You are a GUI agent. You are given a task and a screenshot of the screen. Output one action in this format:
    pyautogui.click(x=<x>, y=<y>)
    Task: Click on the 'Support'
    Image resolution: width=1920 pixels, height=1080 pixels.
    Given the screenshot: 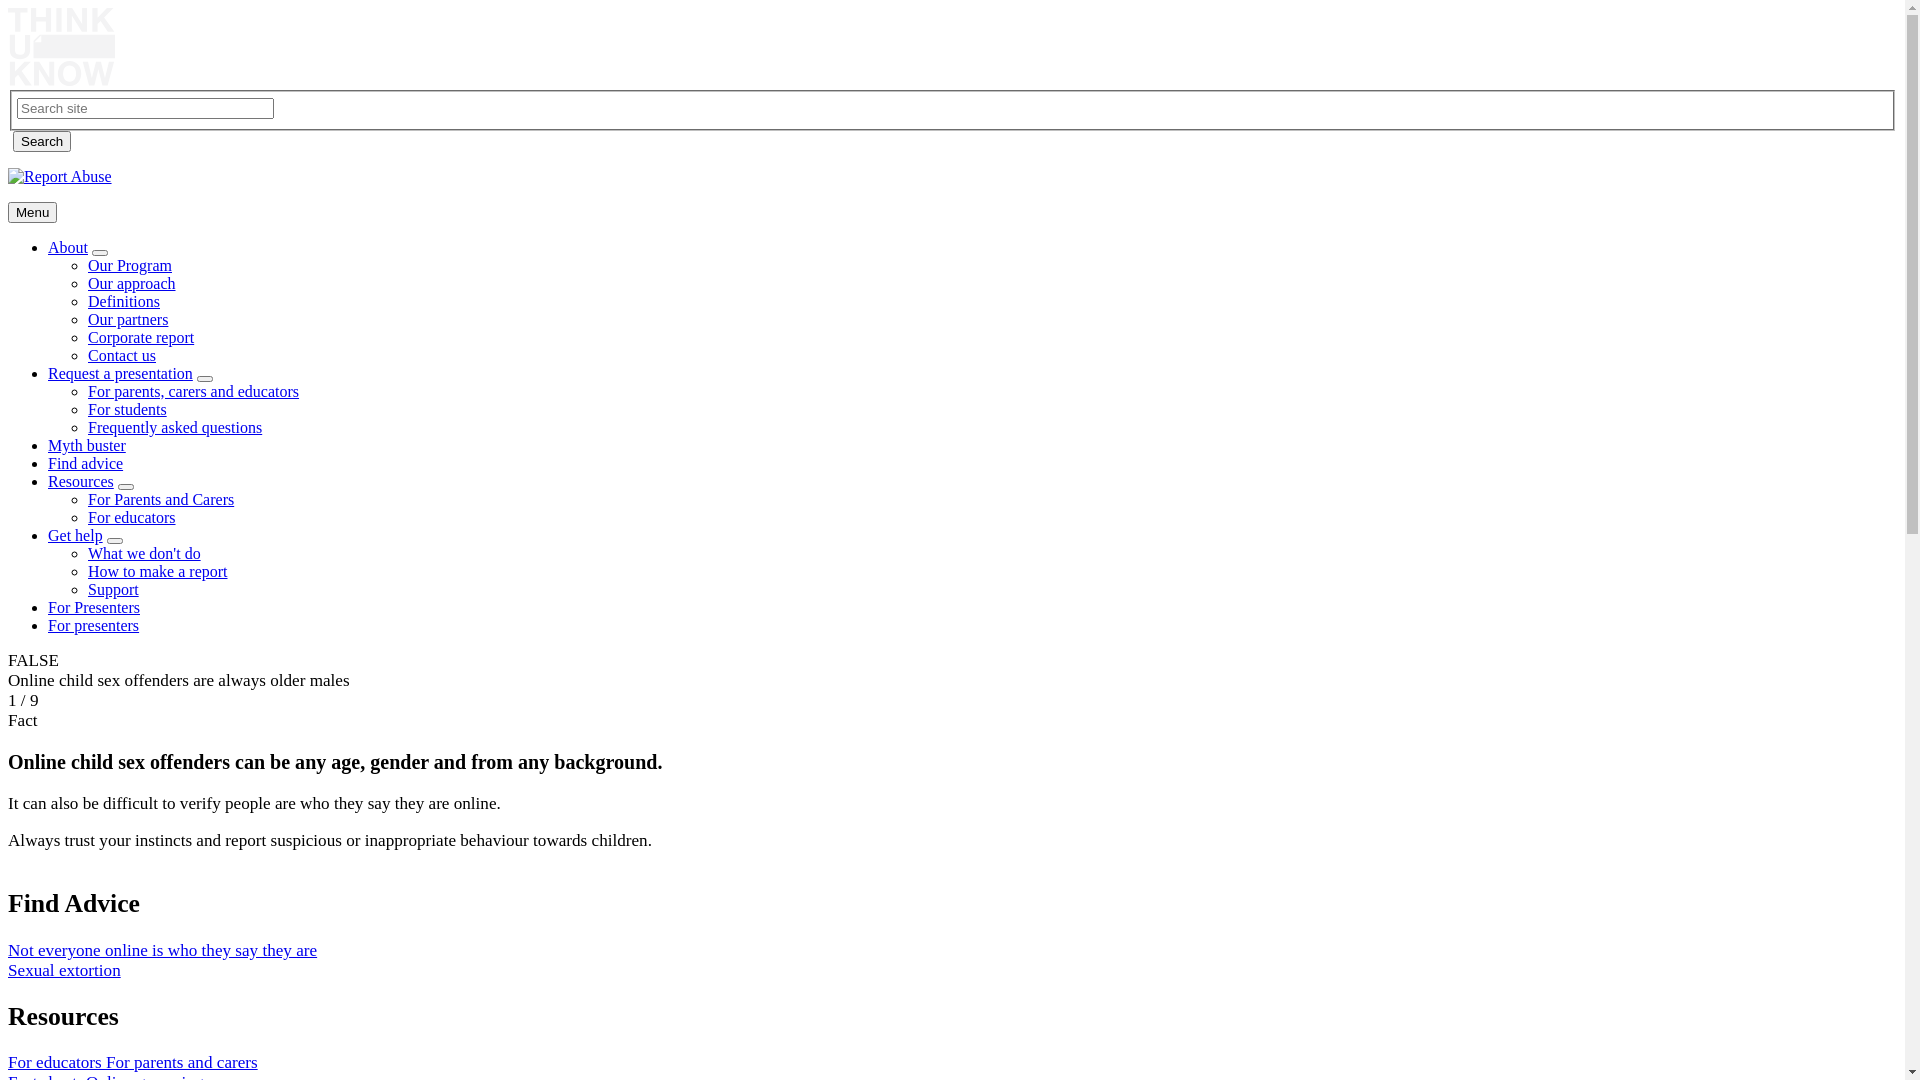 What is the action you would take?
    pyautogui.click(x=86, y=588)
    